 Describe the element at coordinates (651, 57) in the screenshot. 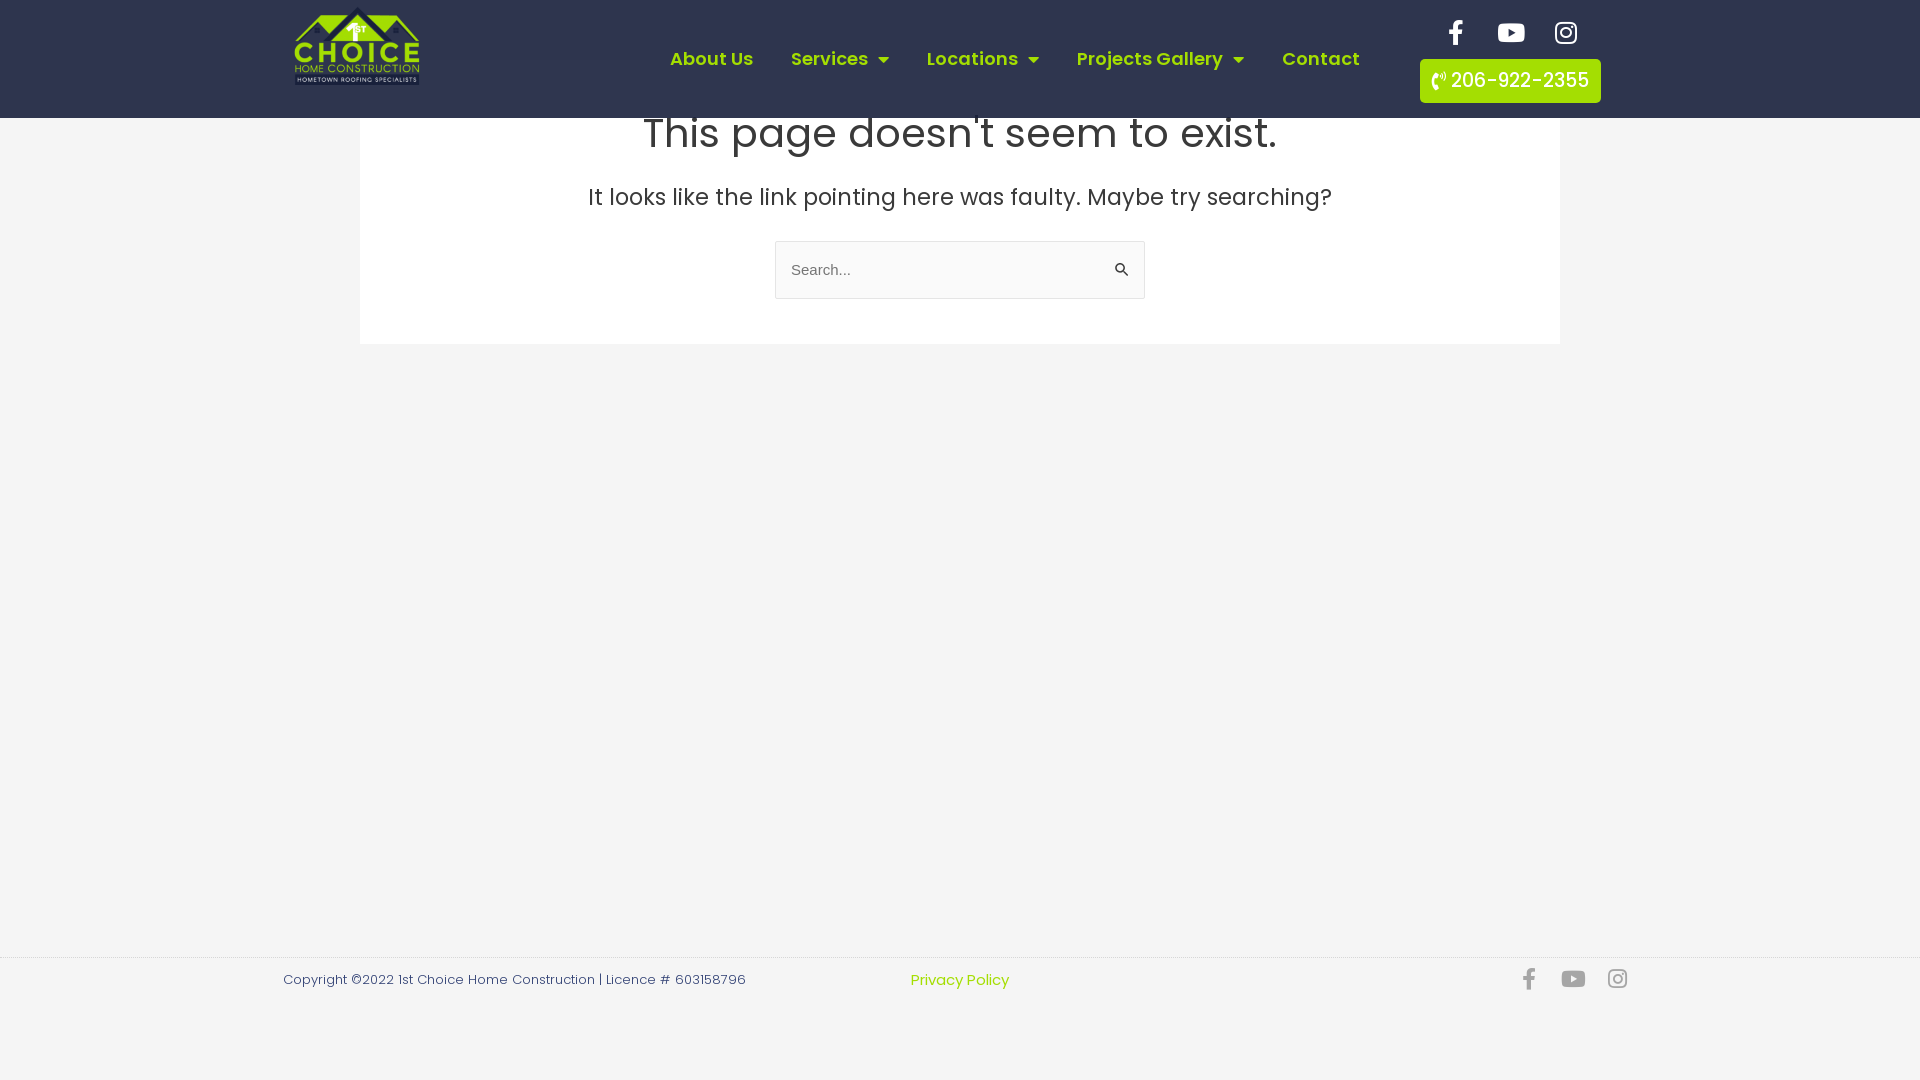

I see `'About Us'` at that location.